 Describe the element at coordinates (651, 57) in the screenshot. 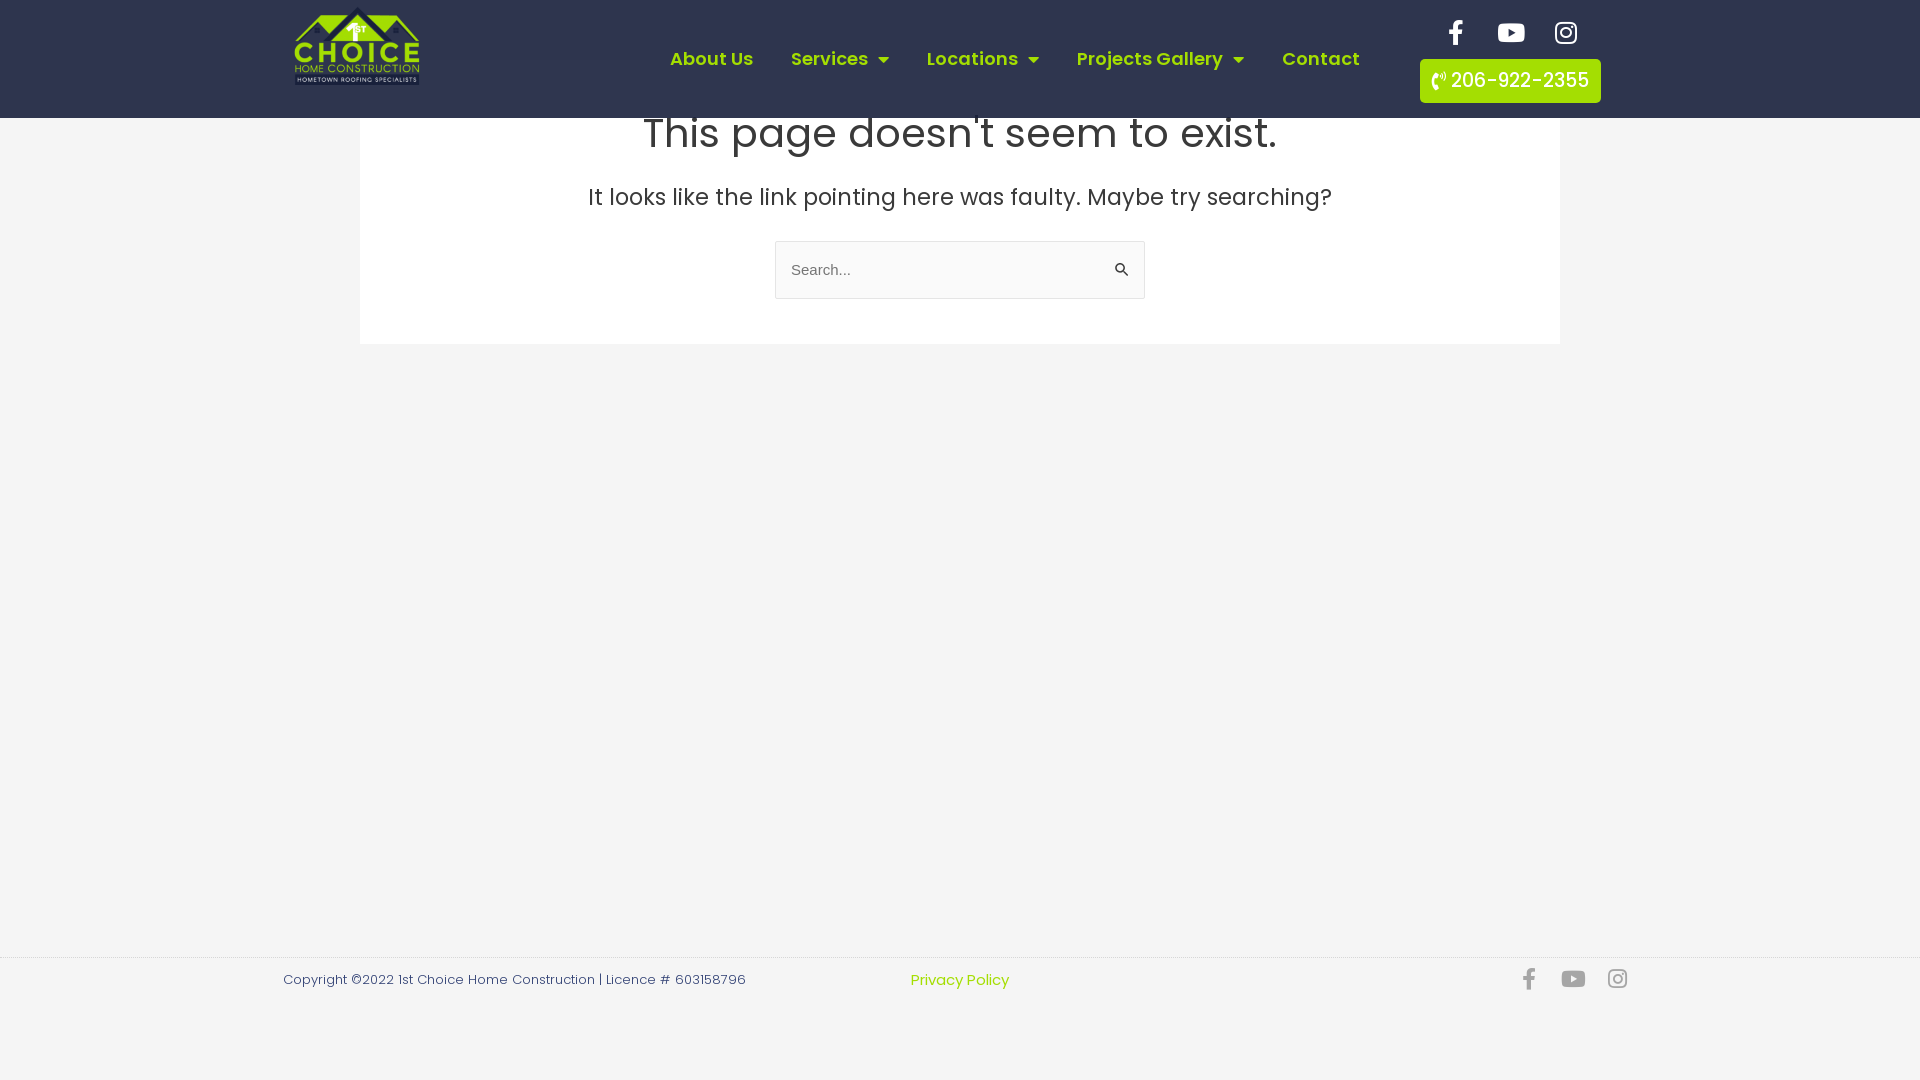

I see `'About Us'` at that location.